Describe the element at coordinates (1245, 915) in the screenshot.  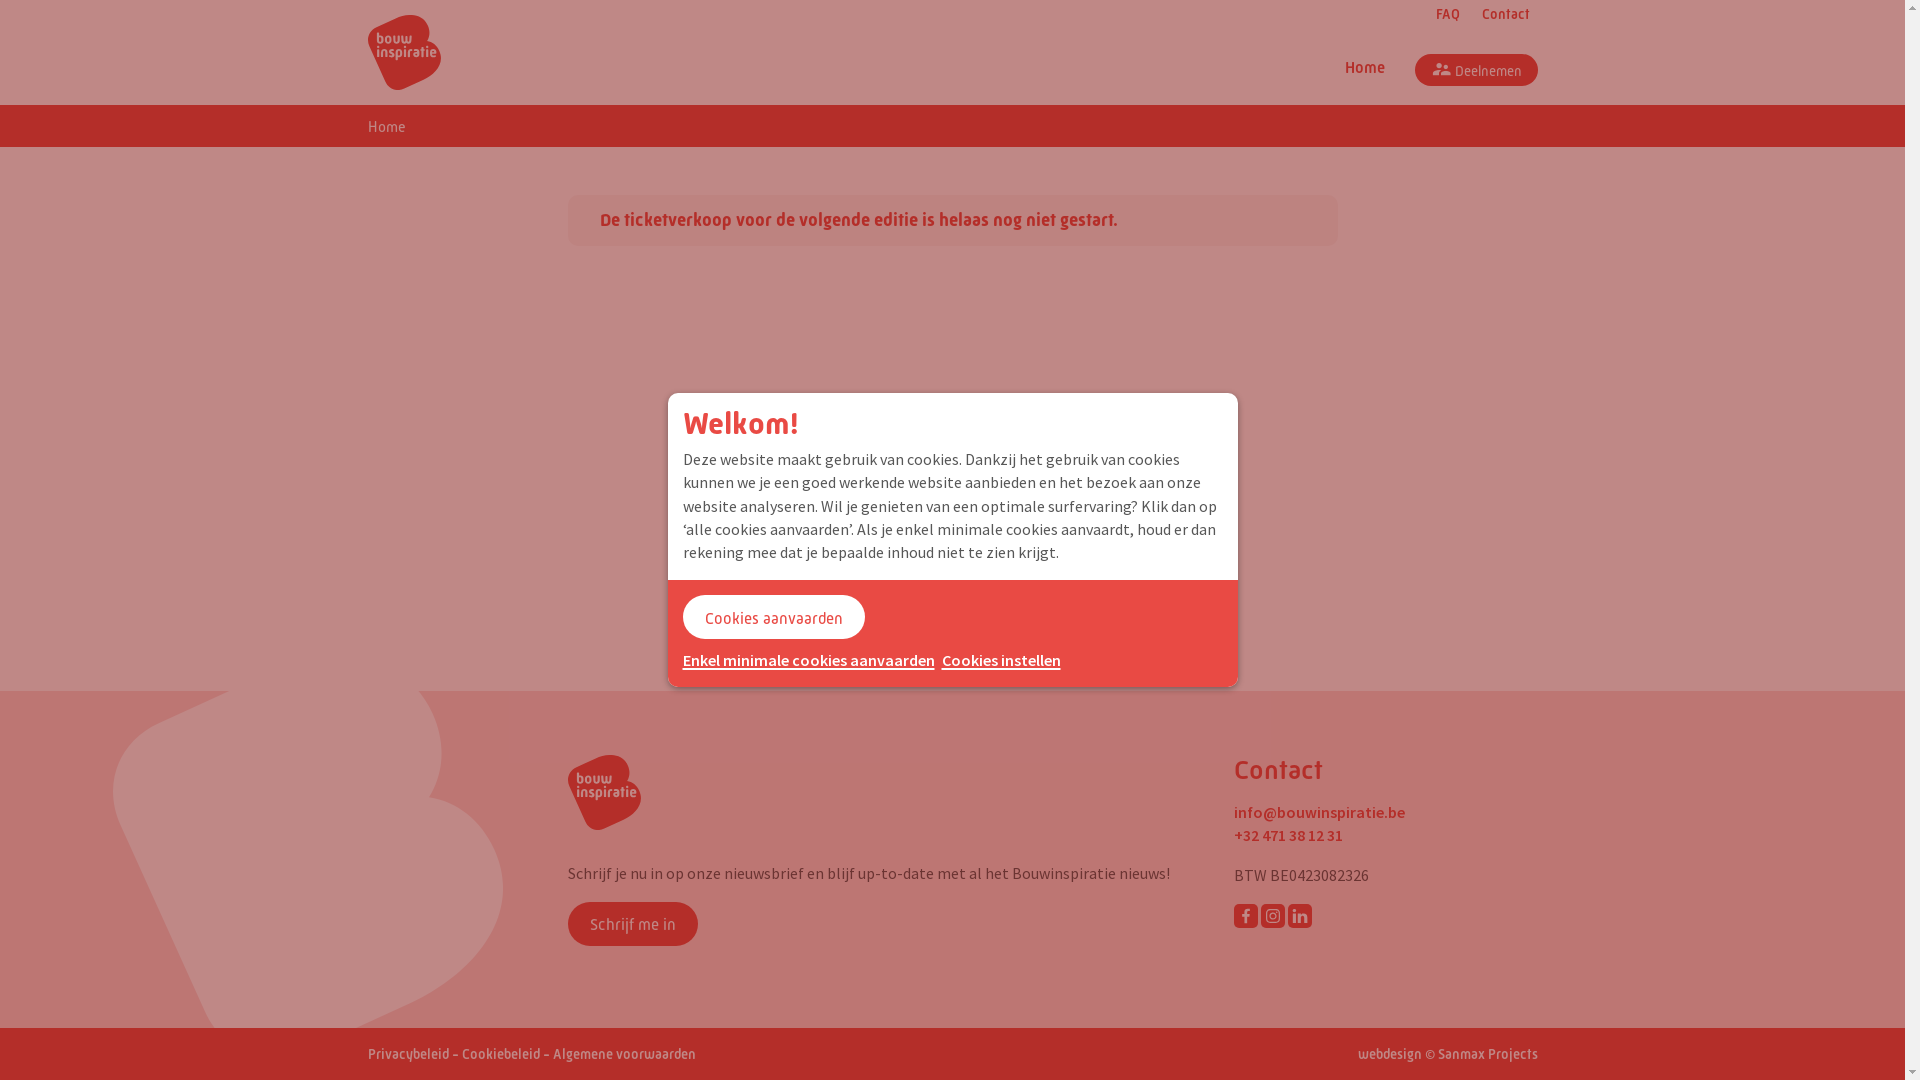
I see `'Facebook'` at that location.